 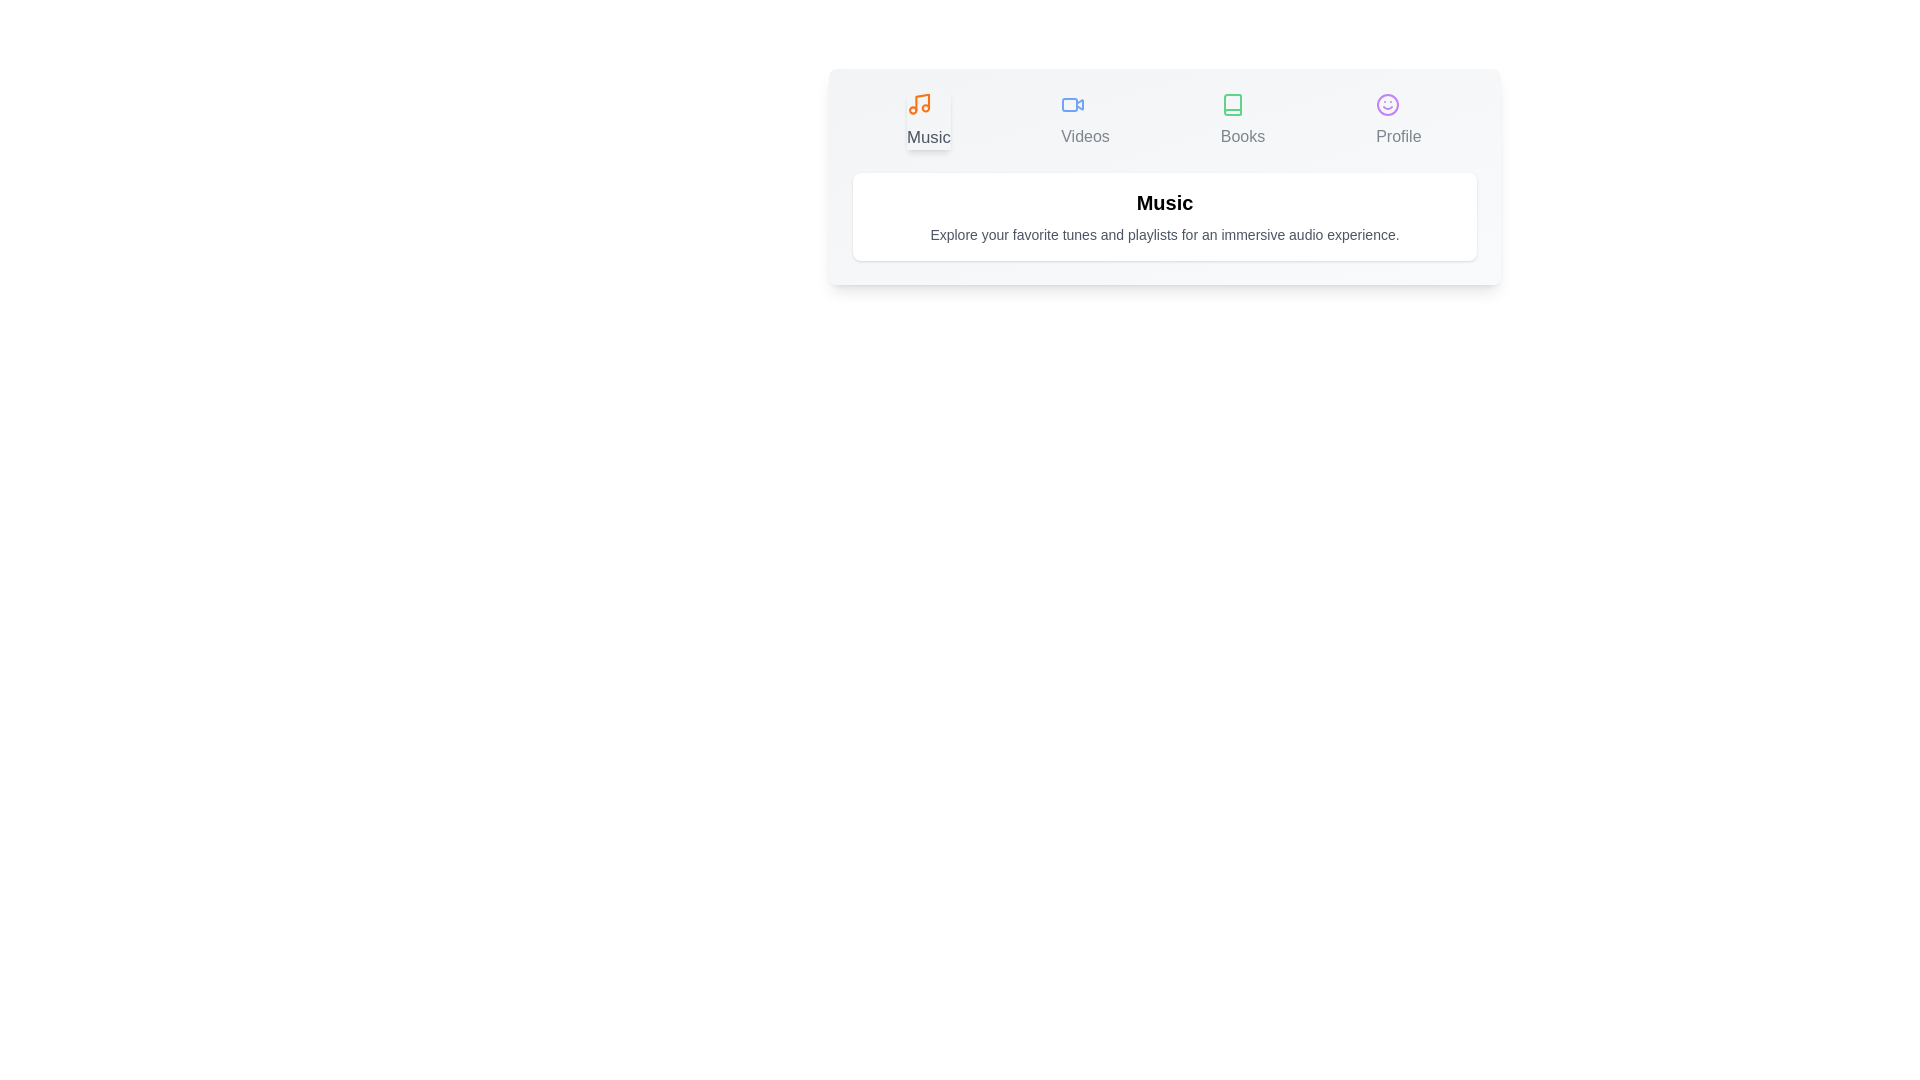 I want to click on the Books tab, so click(x=1242, y=120).